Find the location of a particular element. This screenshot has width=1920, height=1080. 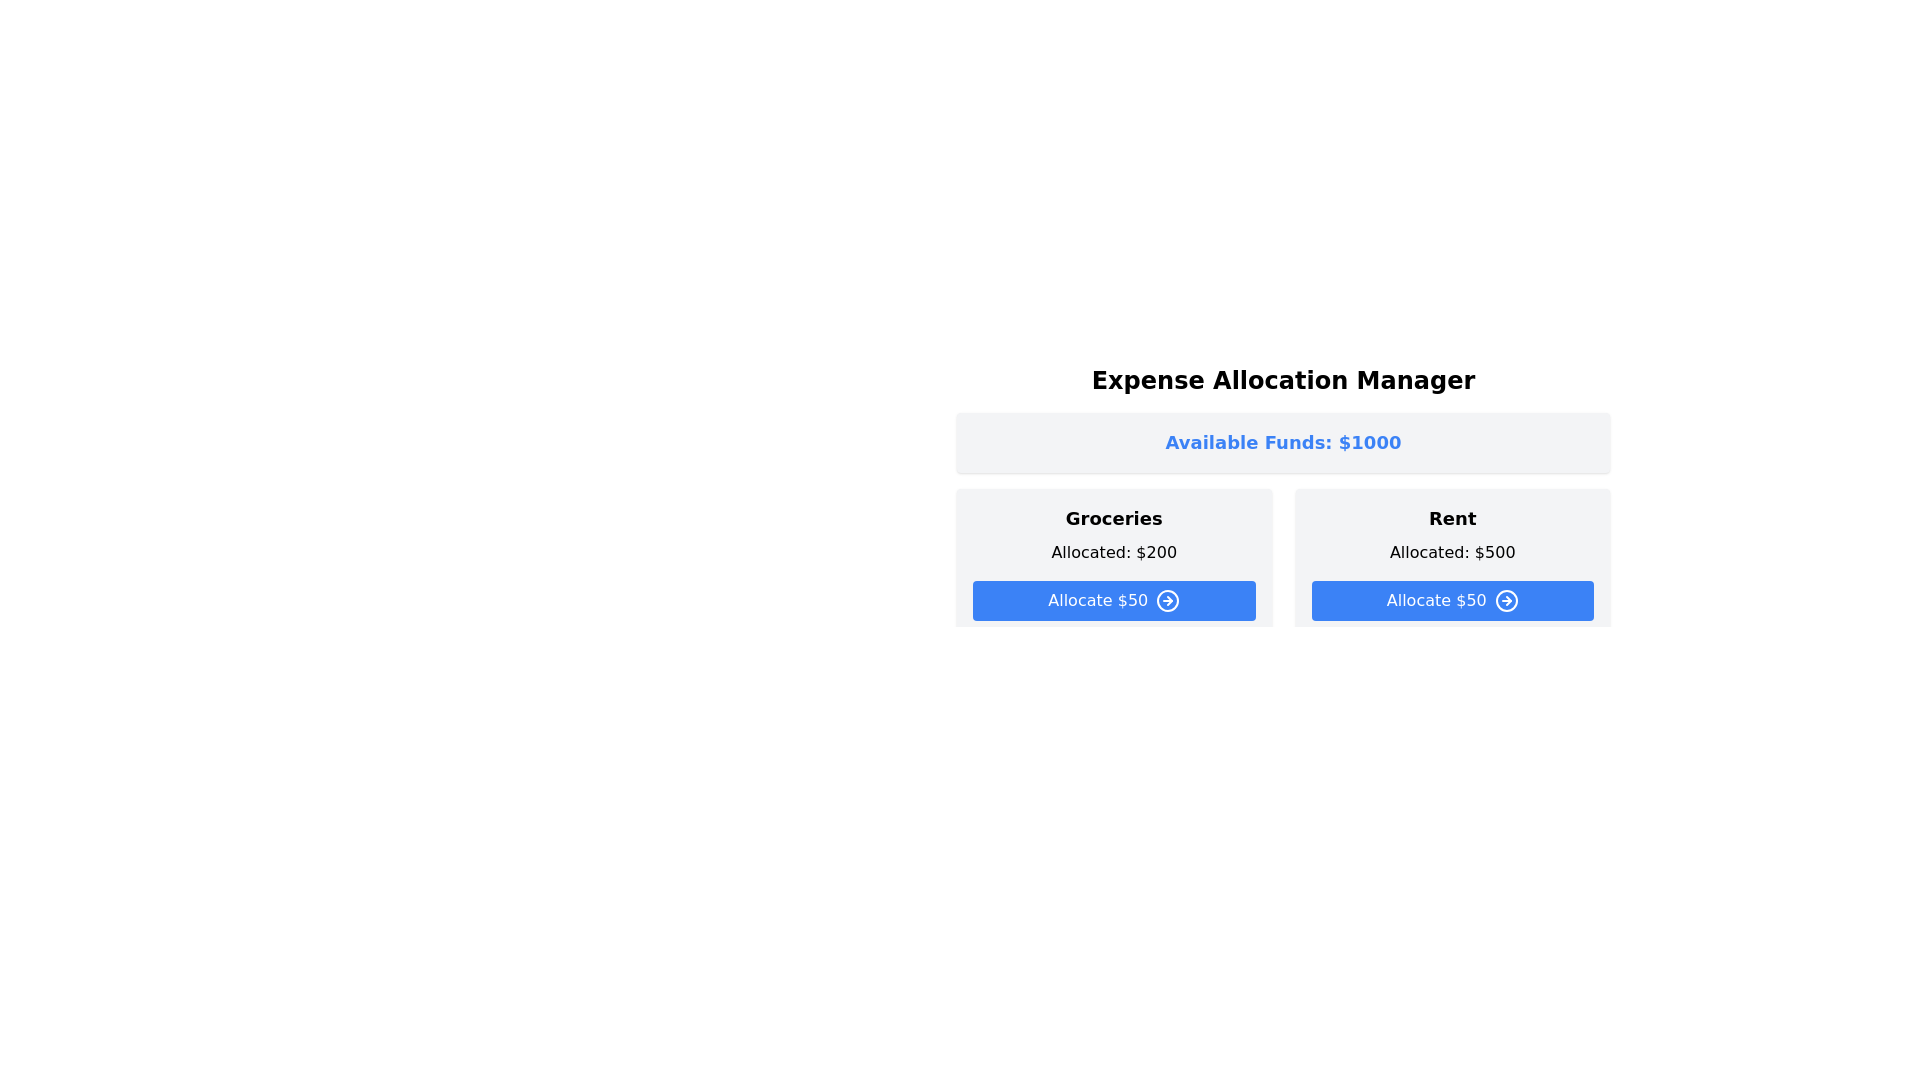

the circular outline within the 'Allocate $50' button, which signifies a direction or continuation, located towards the bottom-right portion of the button is located at coordinates (1168, 600).